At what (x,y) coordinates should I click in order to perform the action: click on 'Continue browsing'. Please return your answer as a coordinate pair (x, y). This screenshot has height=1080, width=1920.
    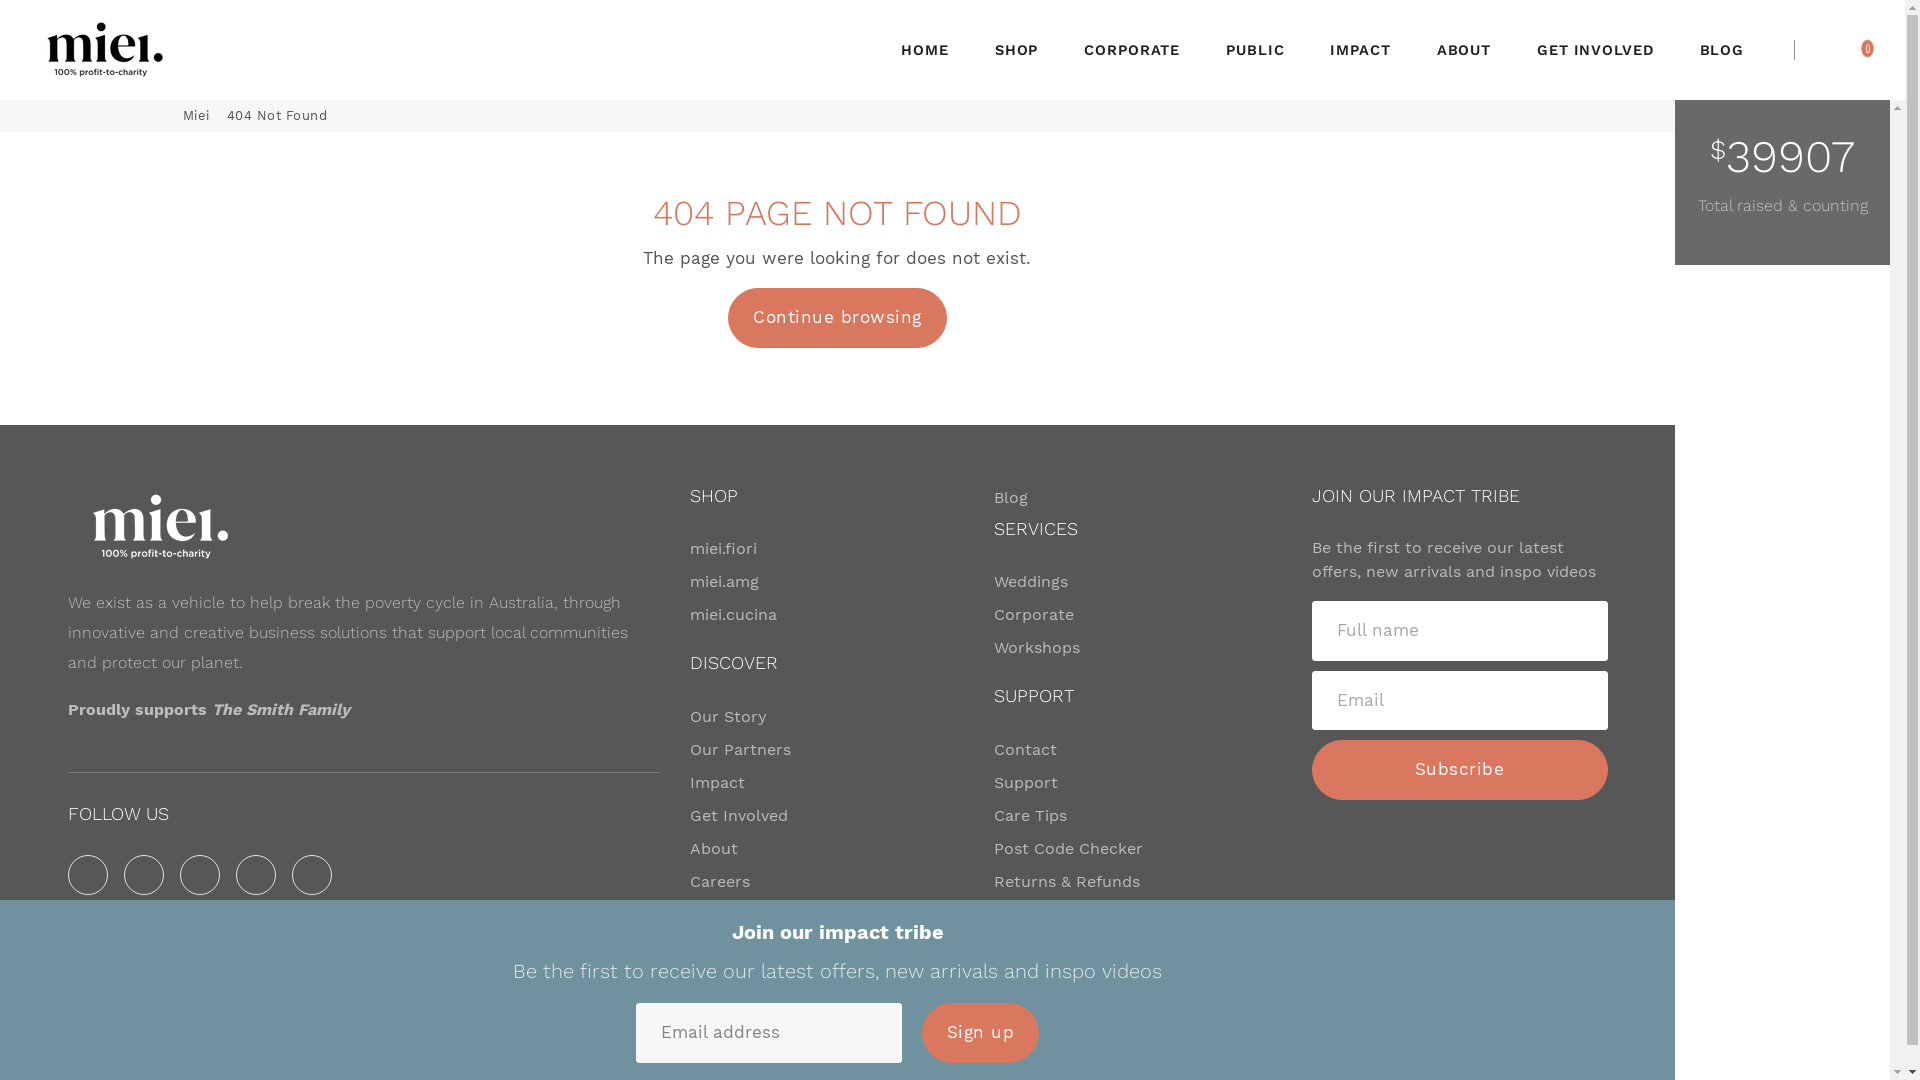
    Looking at the image, I should click on (837, 316).